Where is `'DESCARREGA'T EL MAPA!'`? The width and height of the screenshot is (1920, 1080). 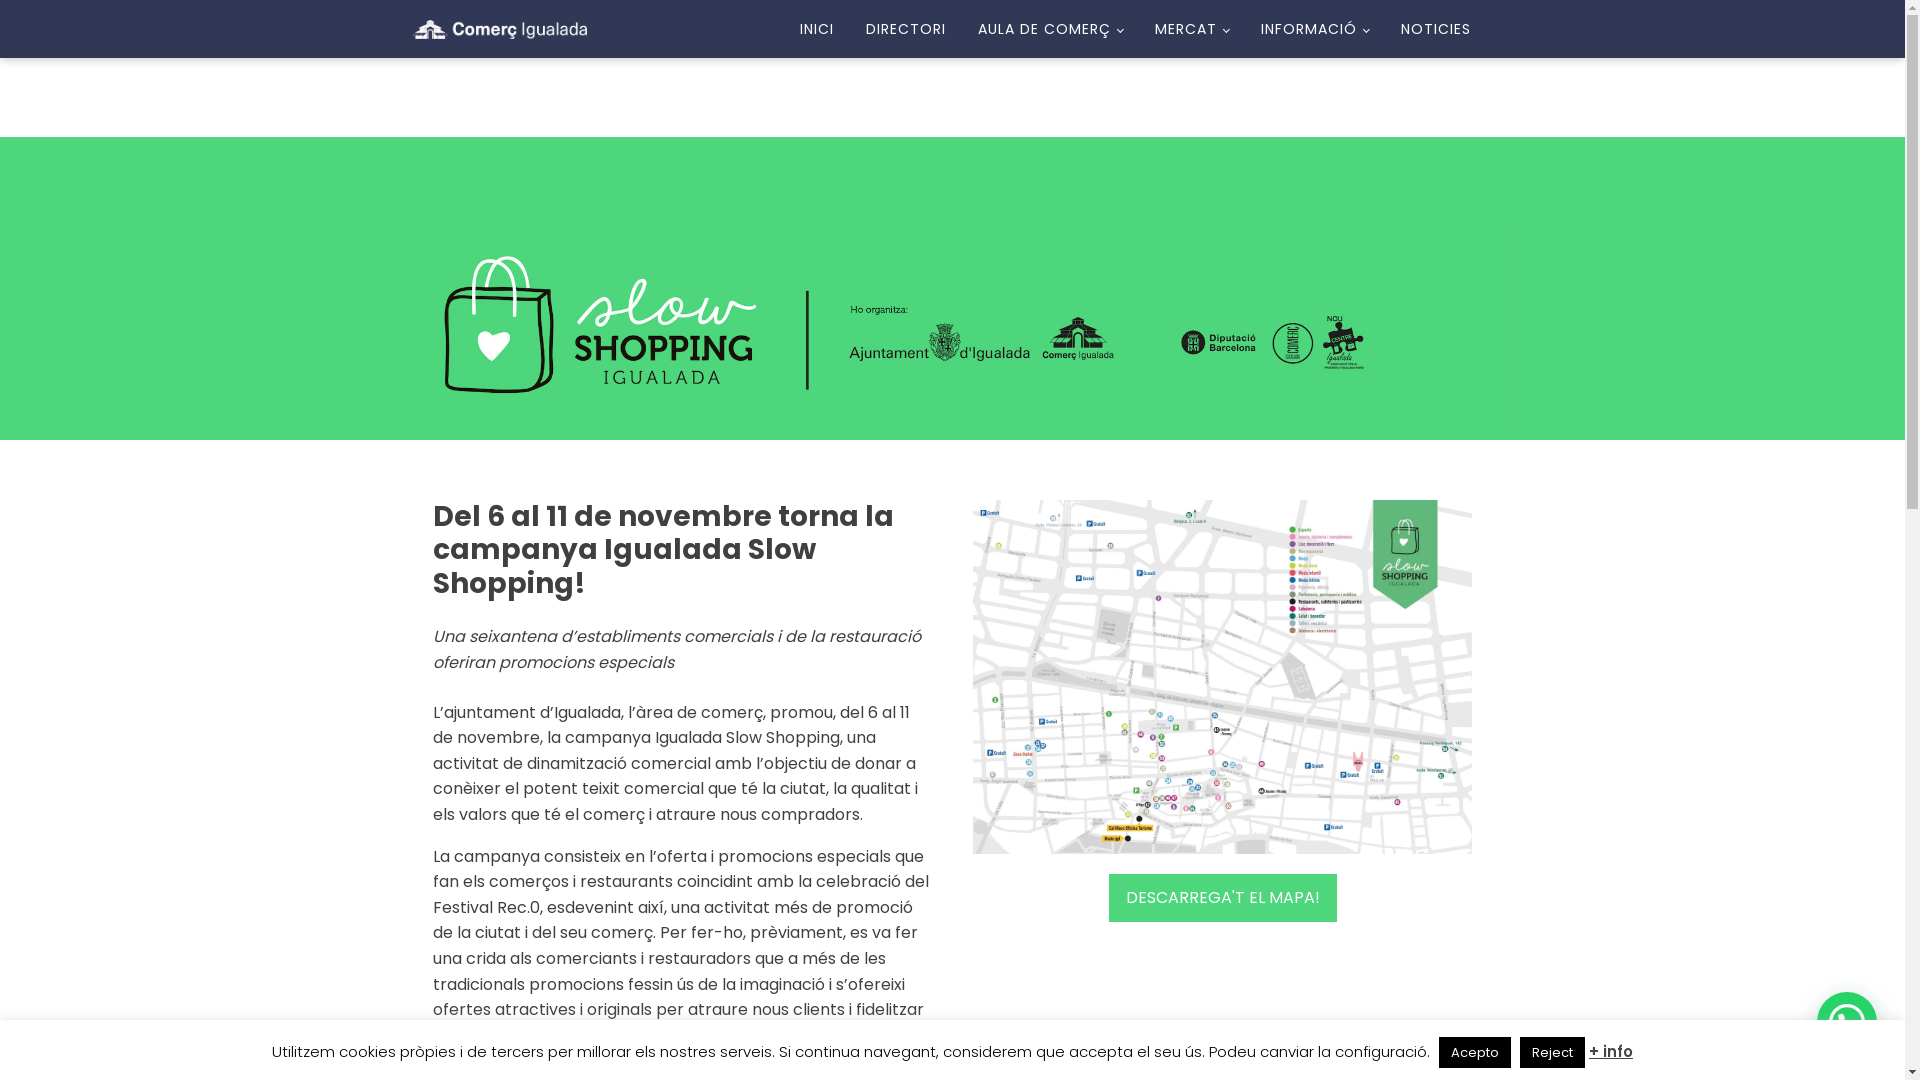 'DESCARREGA'T EL MAPA!' is located at coordinates (1221, 897).